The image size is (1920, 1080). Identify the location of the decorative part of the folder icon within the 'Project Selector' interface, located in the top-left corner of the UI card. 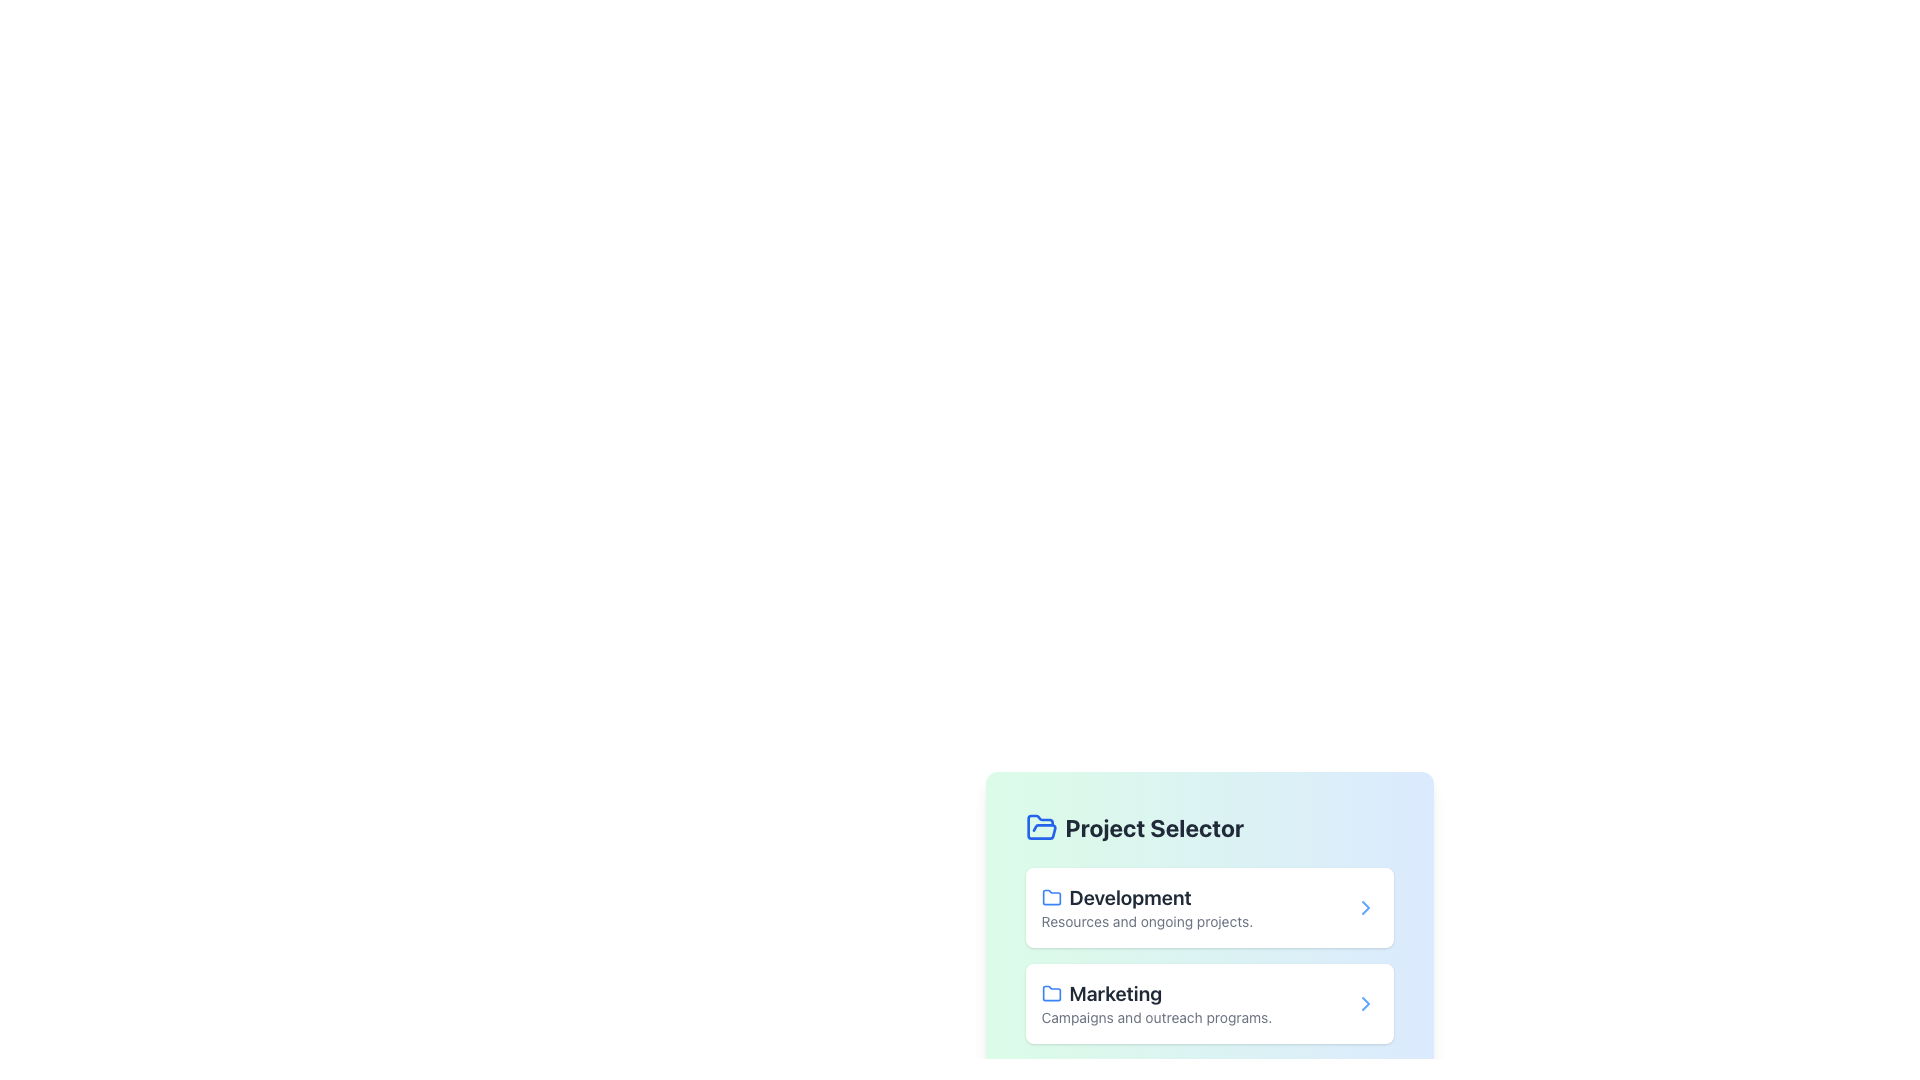
(1040, 827).